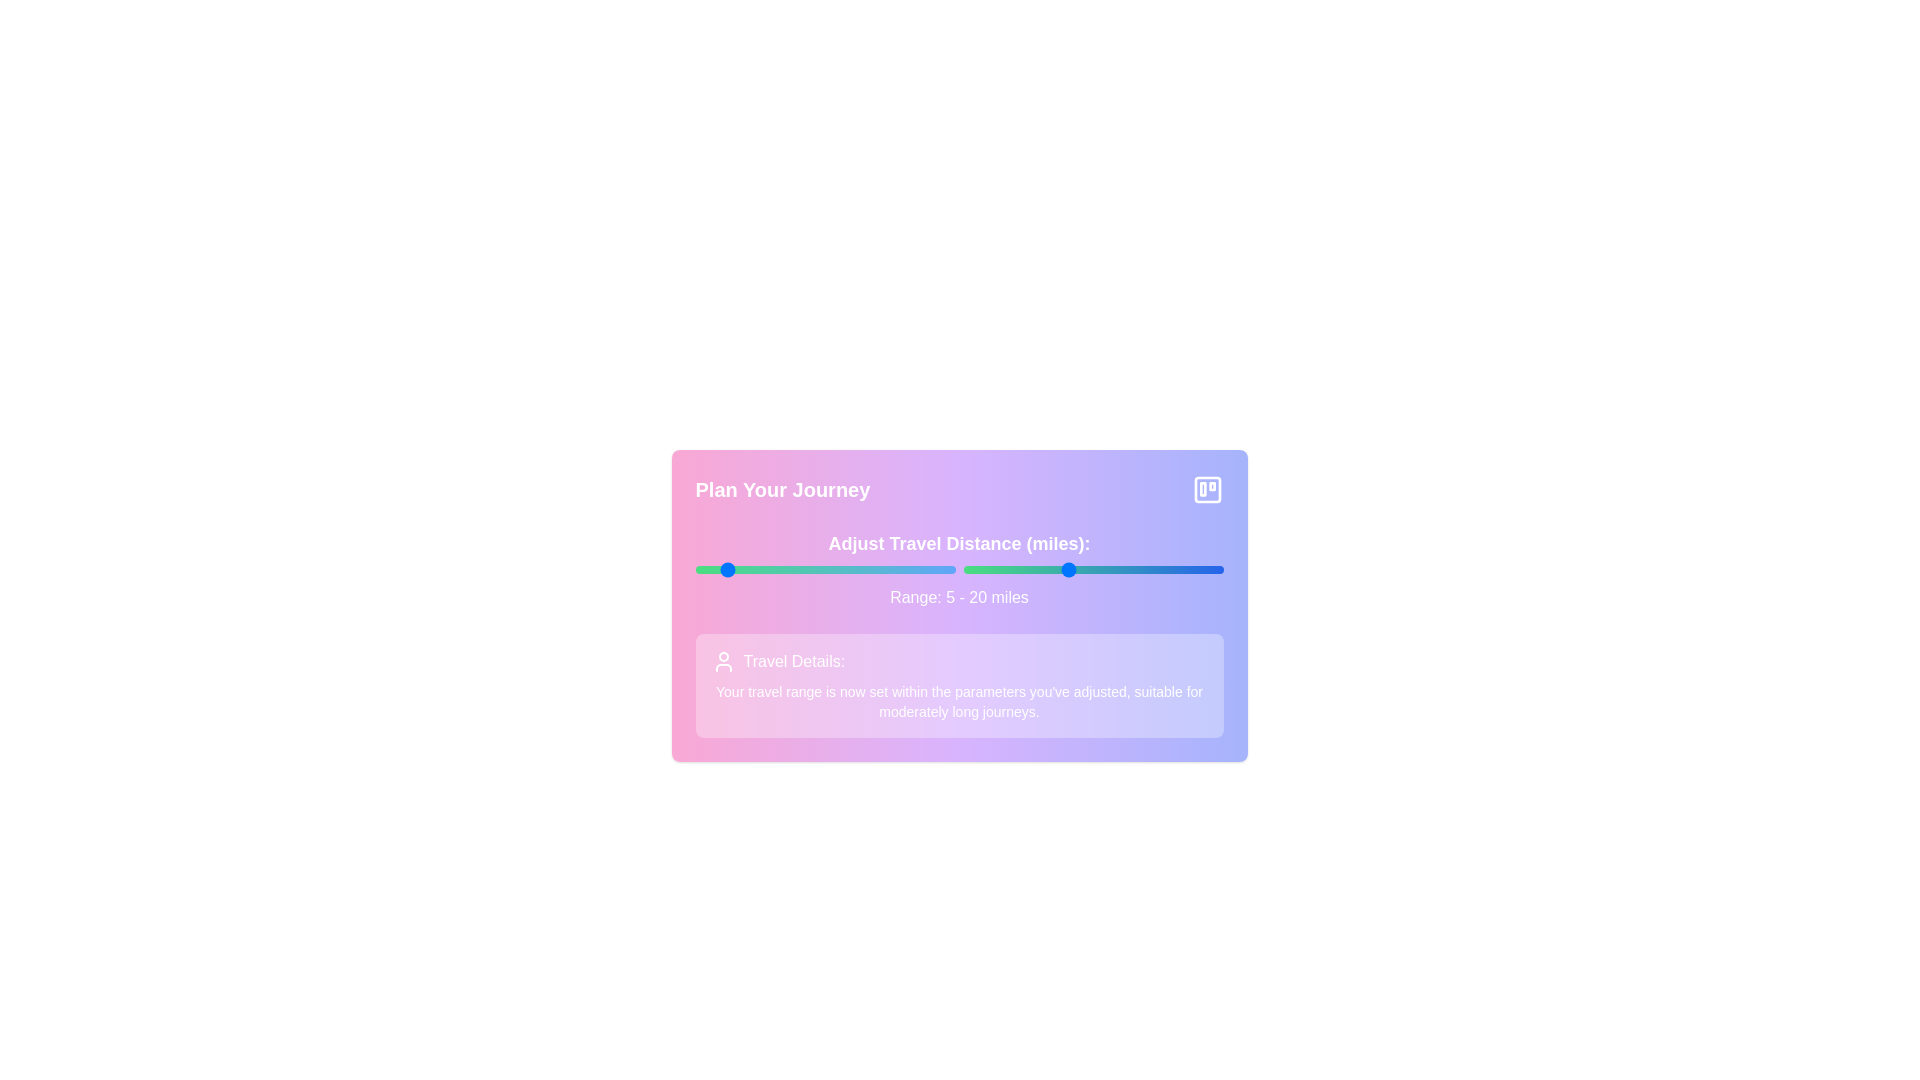 This screenshot has width=1920, height=1080. What do you see at coordinates (958, 596) in the screenshot?
I see `the centered text label displaying 'Range: 5 - 20 miles' within the travel distance adjustment interface` at bounding box center [958, 596].